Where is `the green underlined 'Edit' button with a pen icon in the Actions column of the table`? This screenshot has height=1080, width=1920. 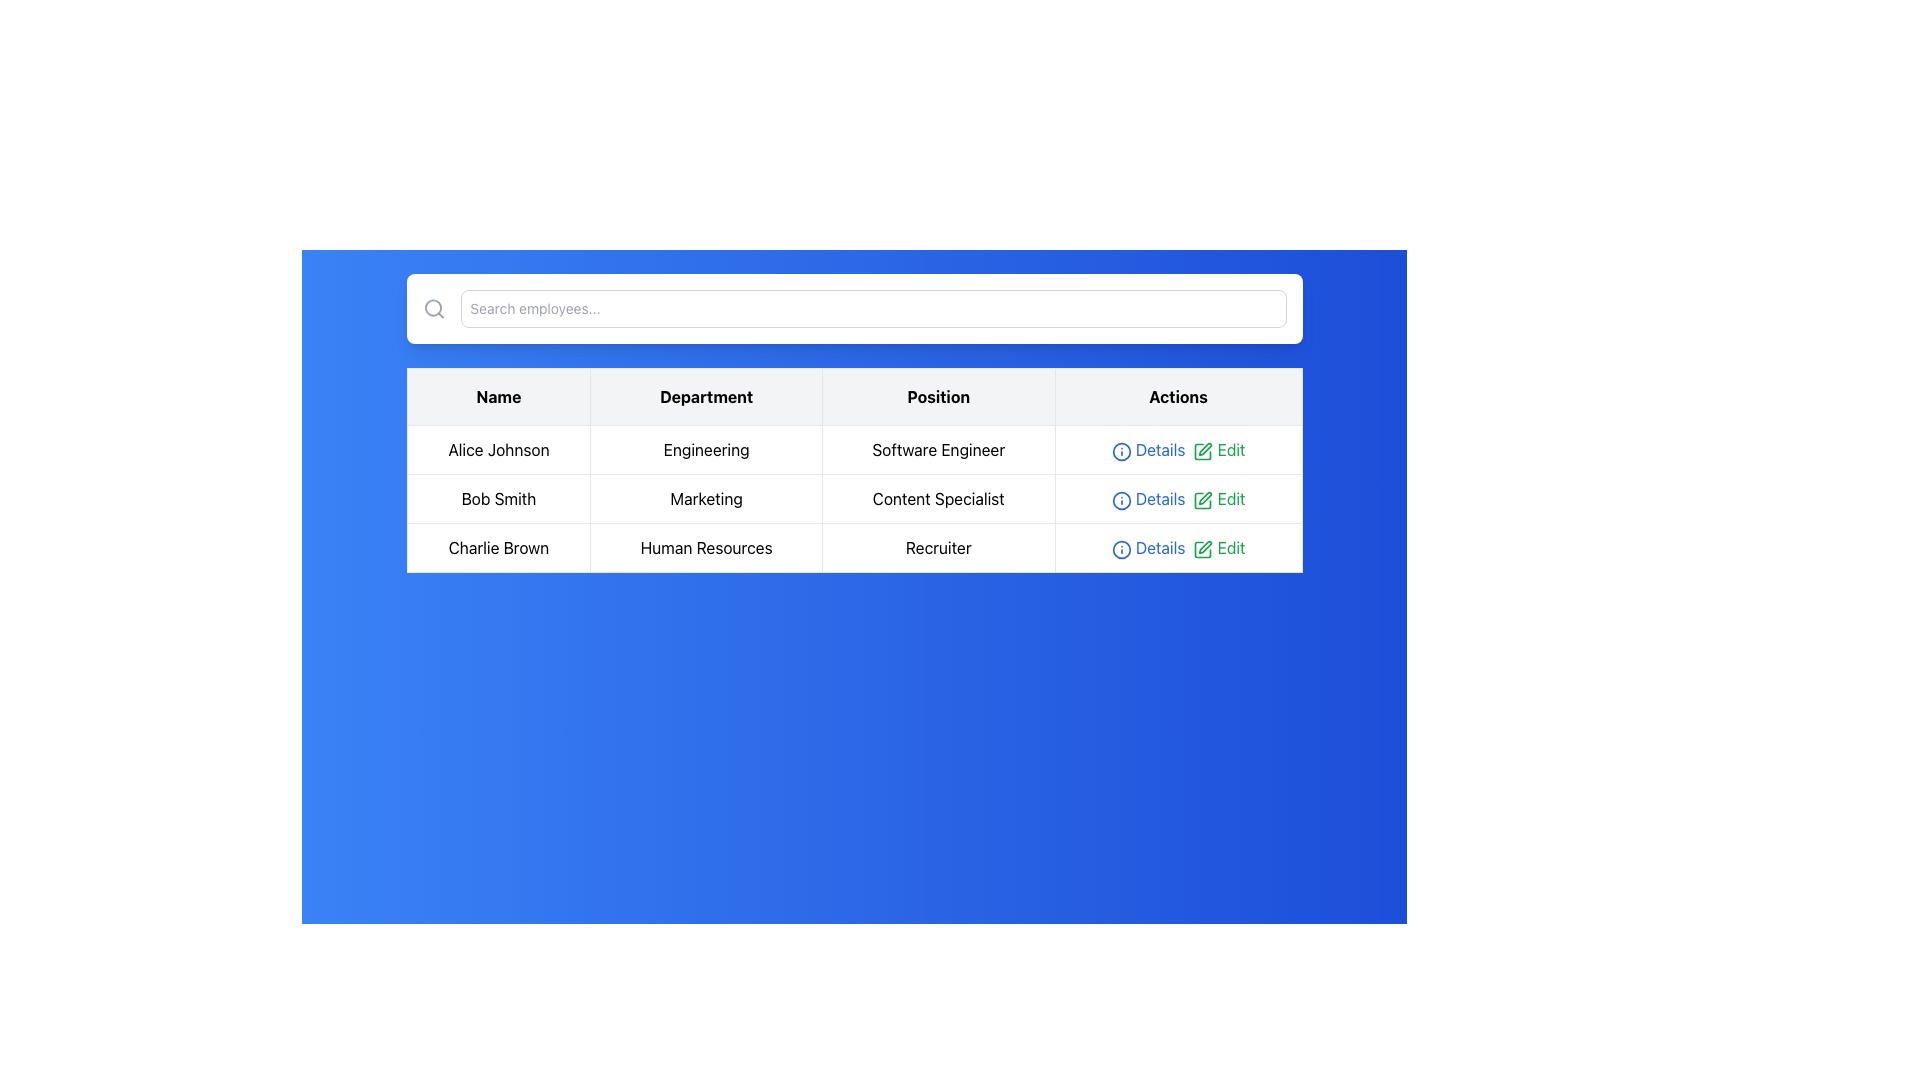 the green underlined 'Edit' button with a pen icon in the Actions column of the table is located at coordinates (1218, 450).